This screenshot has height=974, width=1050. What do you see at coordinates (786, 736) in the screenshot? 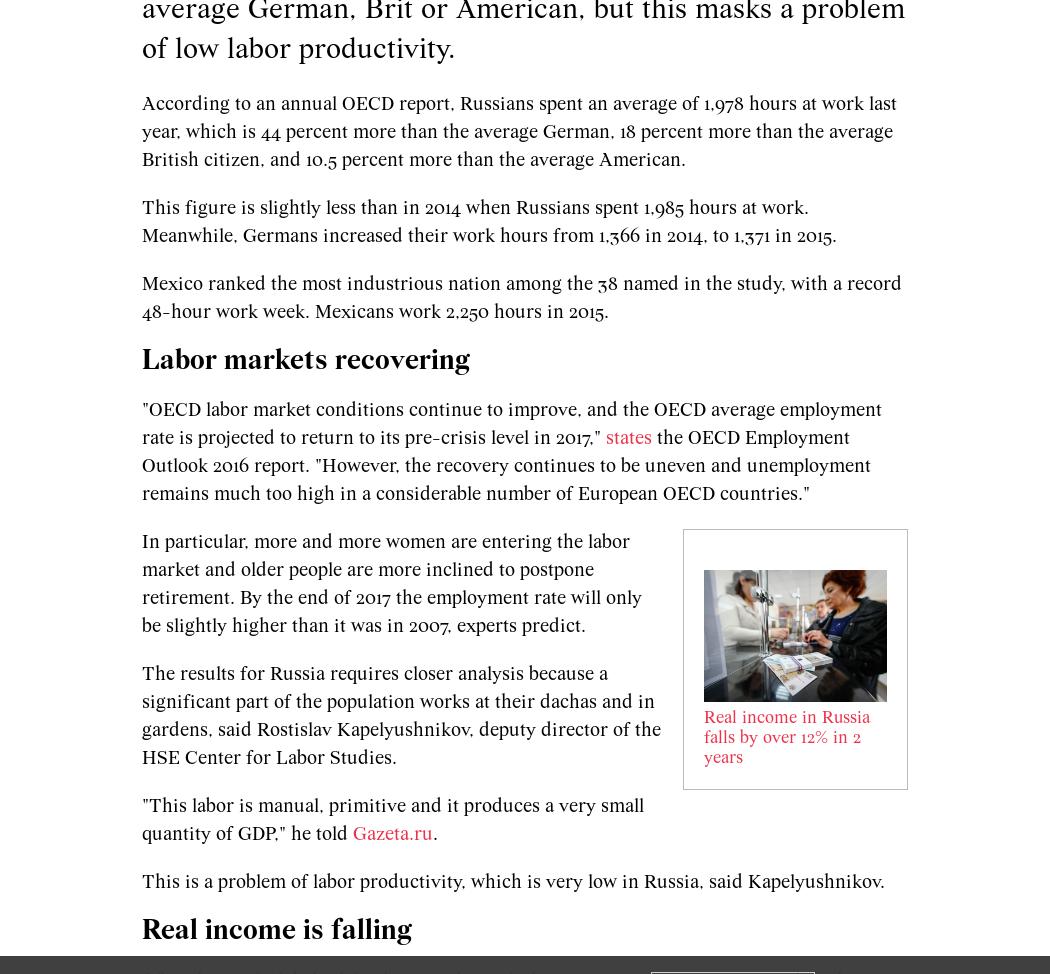
I see `'Real income in Russia falls by over 12% in 2 years'` at bounding box center [786, 736].